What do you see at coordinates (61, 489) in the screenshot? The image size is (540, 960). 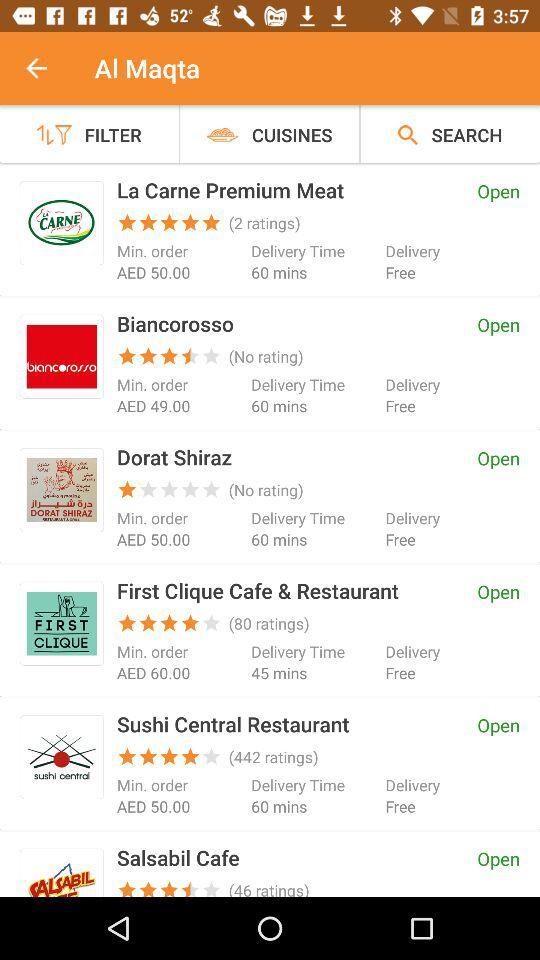 I see `dorat shiraz` at bounding box center [61, 489].